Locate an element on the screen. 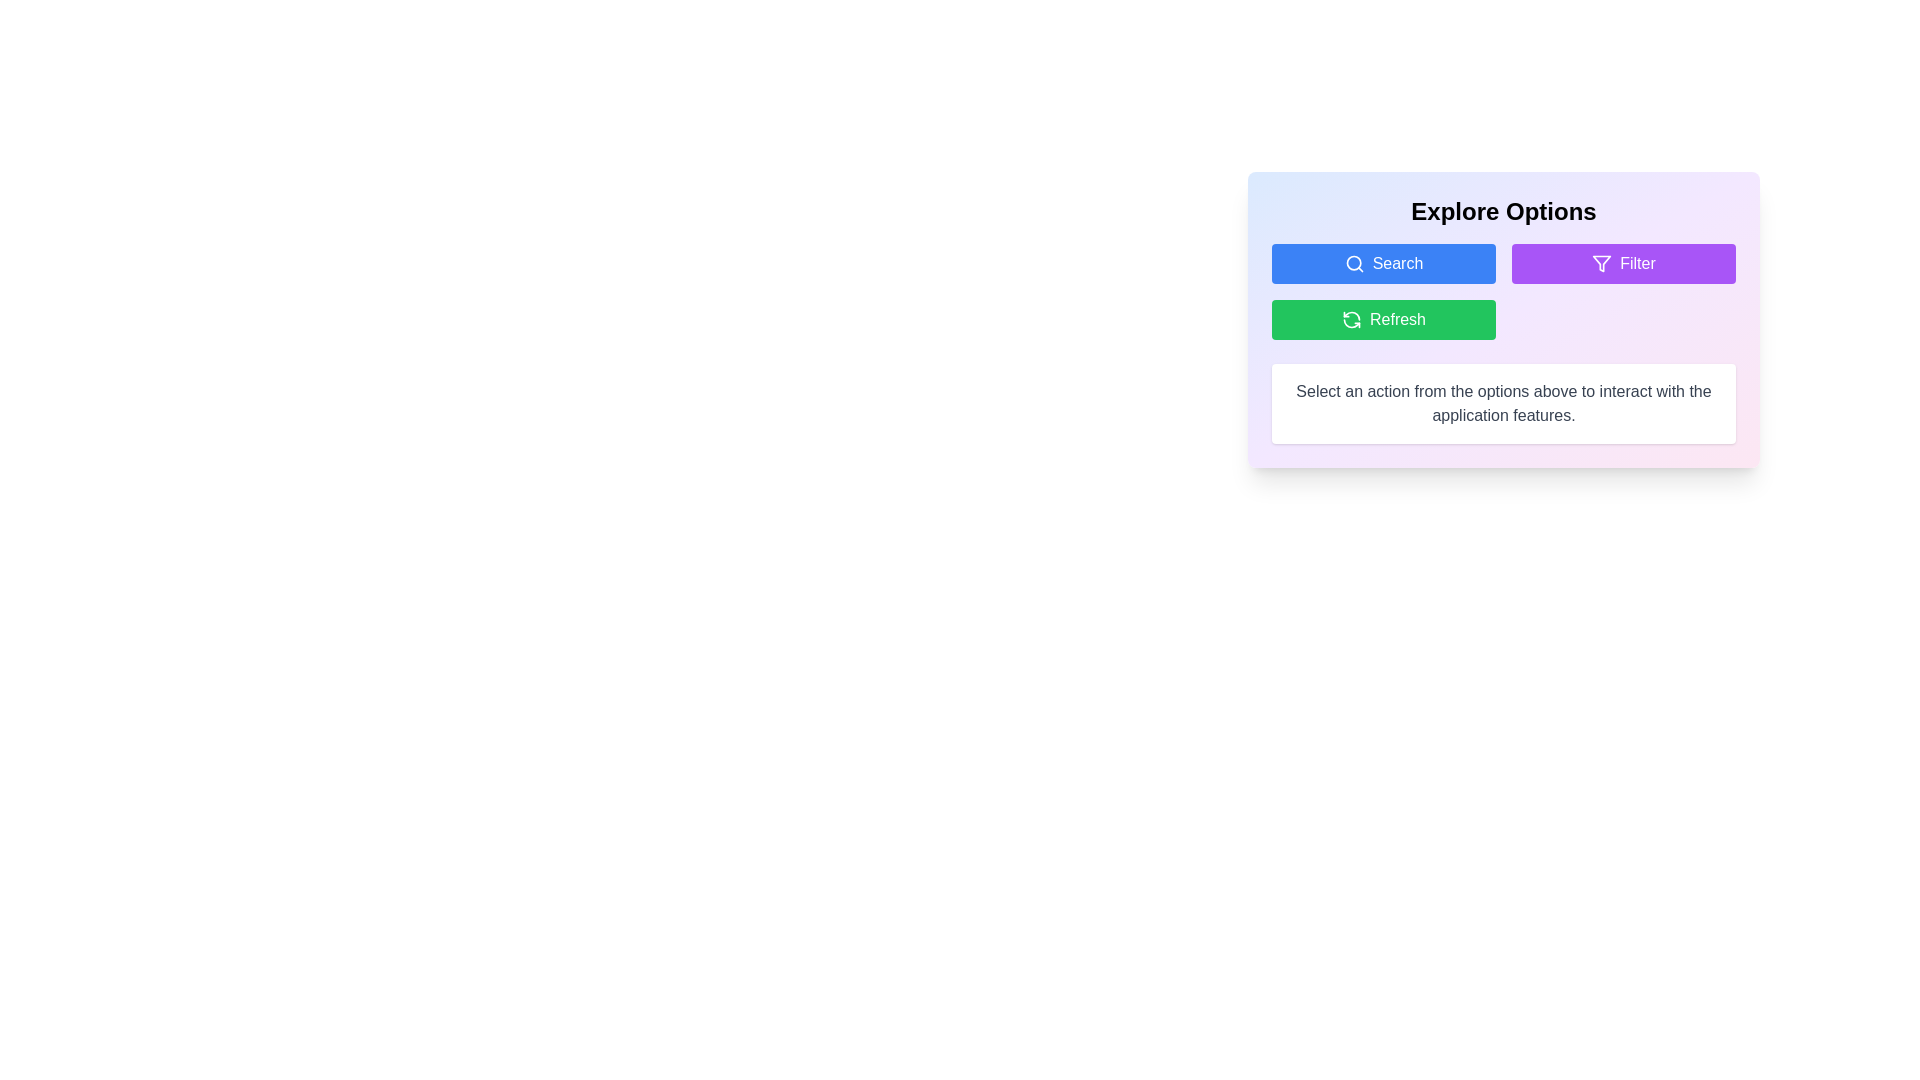 This screenshot has height=1080, width=1920. the downward-pointing funnel-shaped SVG icon within the purple button labeled 'Filter' is located at coordinates (1602, 262).